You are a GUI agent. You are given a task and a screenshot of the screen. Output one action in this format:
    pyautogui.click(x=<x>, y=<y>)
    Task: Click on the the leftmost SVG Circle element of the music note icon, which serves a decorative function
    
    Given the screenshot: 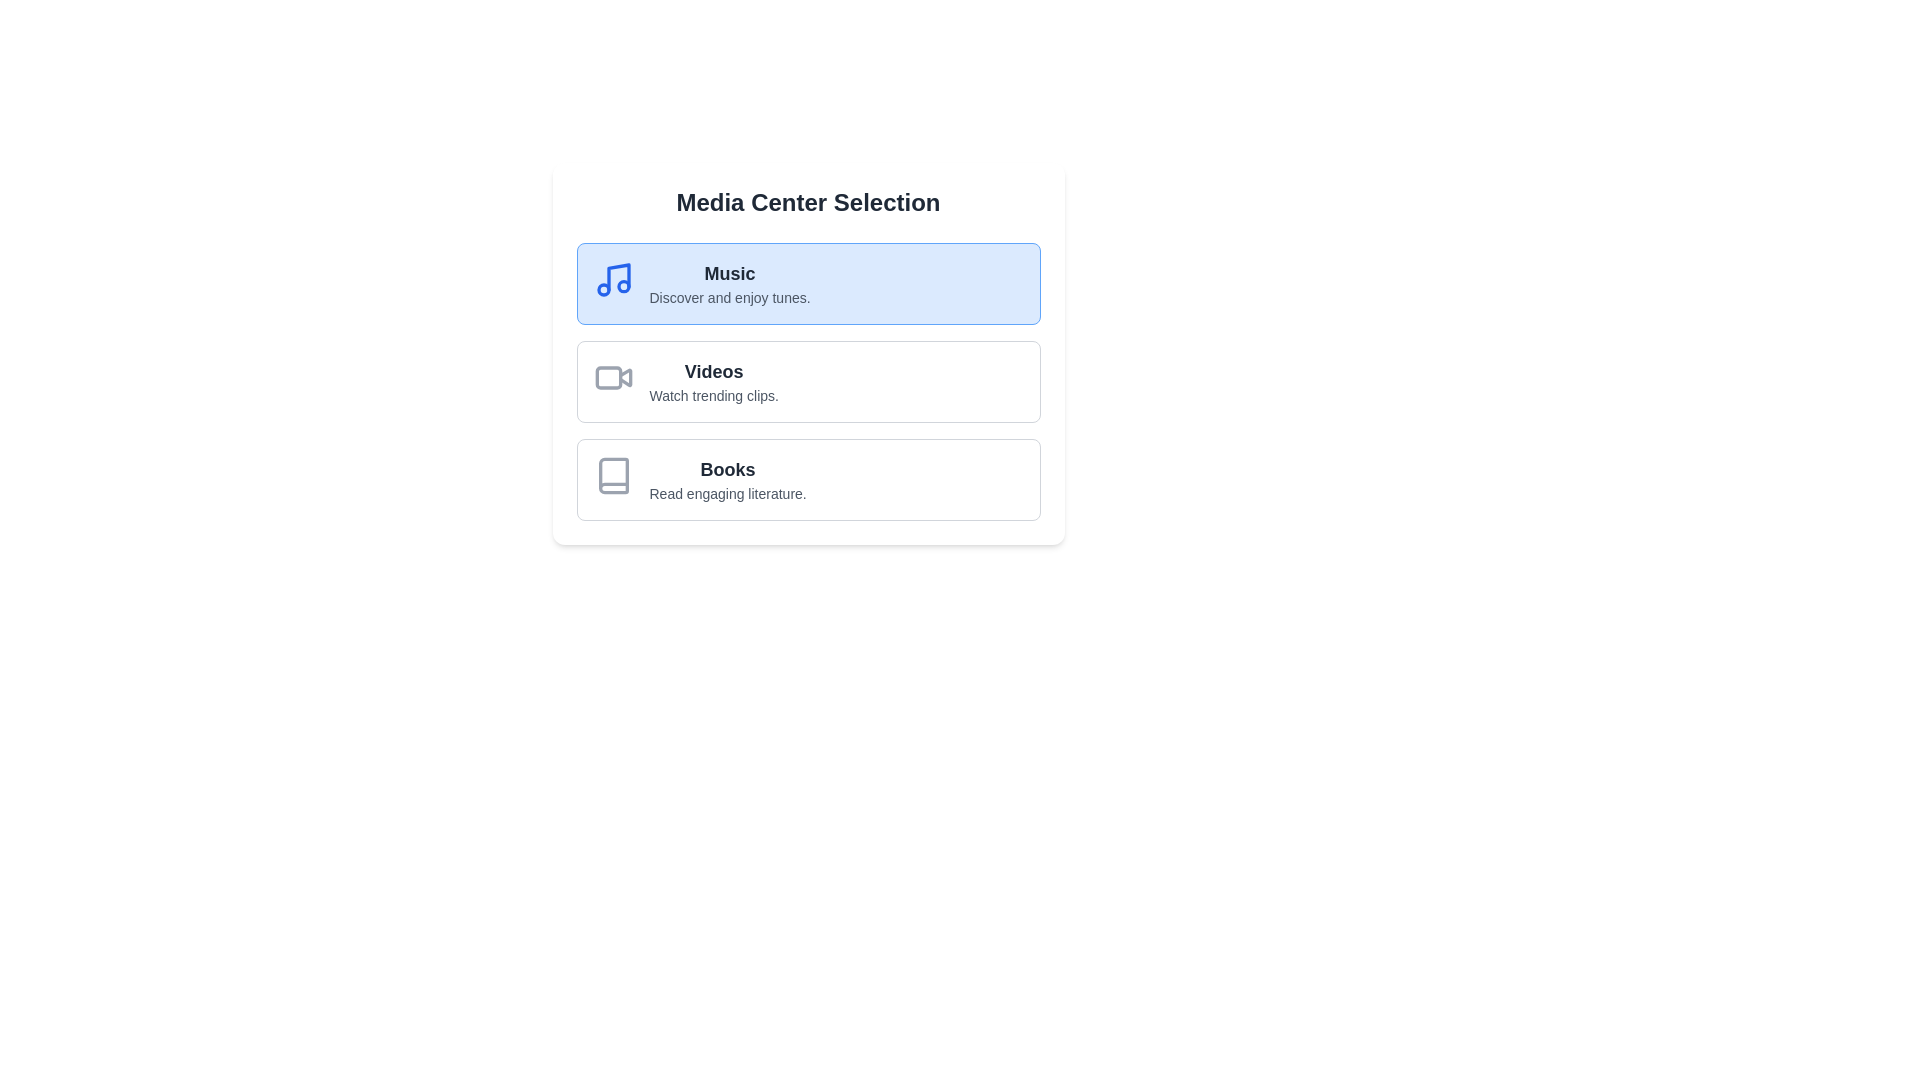 What is the action you would take?
    pyautogui.click(x=602, y=289)
    